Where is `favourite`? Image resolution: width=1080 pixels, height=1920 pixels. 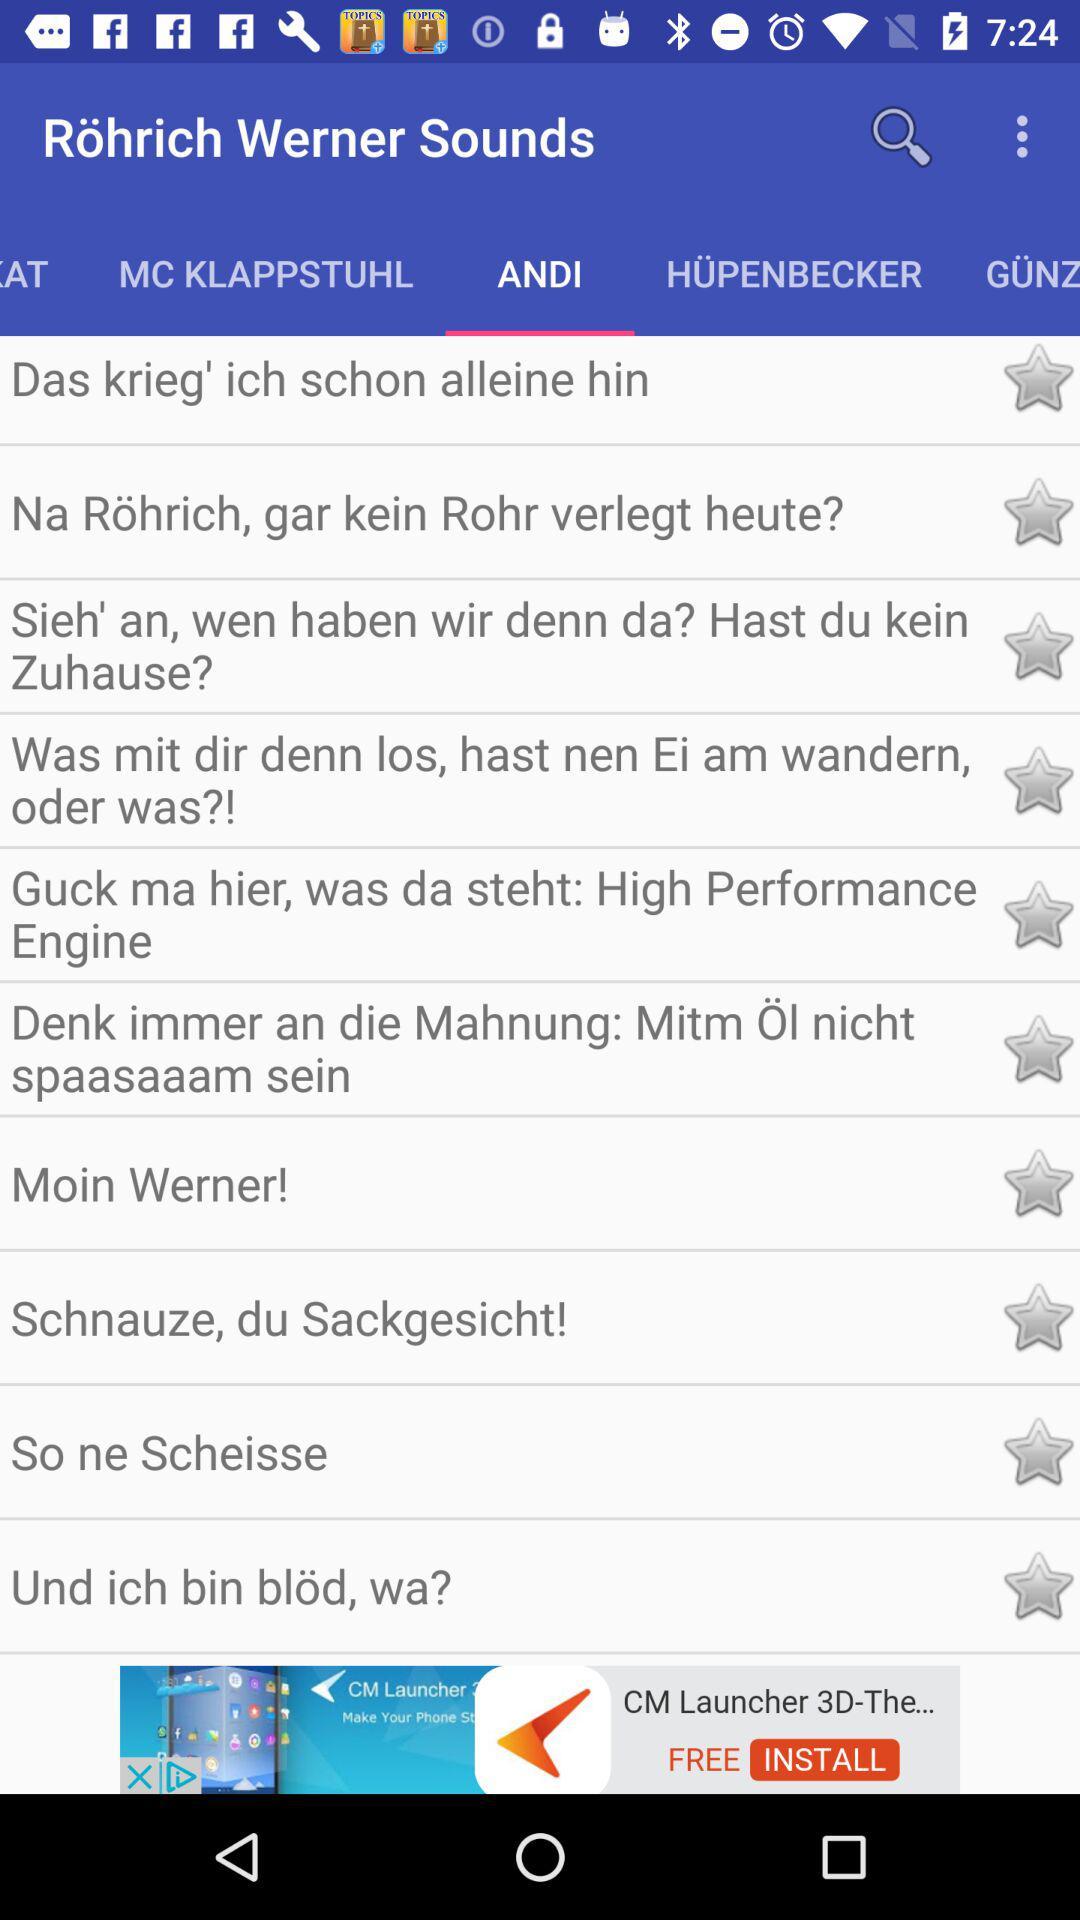 favourite is located at coordinates (1036, 913).